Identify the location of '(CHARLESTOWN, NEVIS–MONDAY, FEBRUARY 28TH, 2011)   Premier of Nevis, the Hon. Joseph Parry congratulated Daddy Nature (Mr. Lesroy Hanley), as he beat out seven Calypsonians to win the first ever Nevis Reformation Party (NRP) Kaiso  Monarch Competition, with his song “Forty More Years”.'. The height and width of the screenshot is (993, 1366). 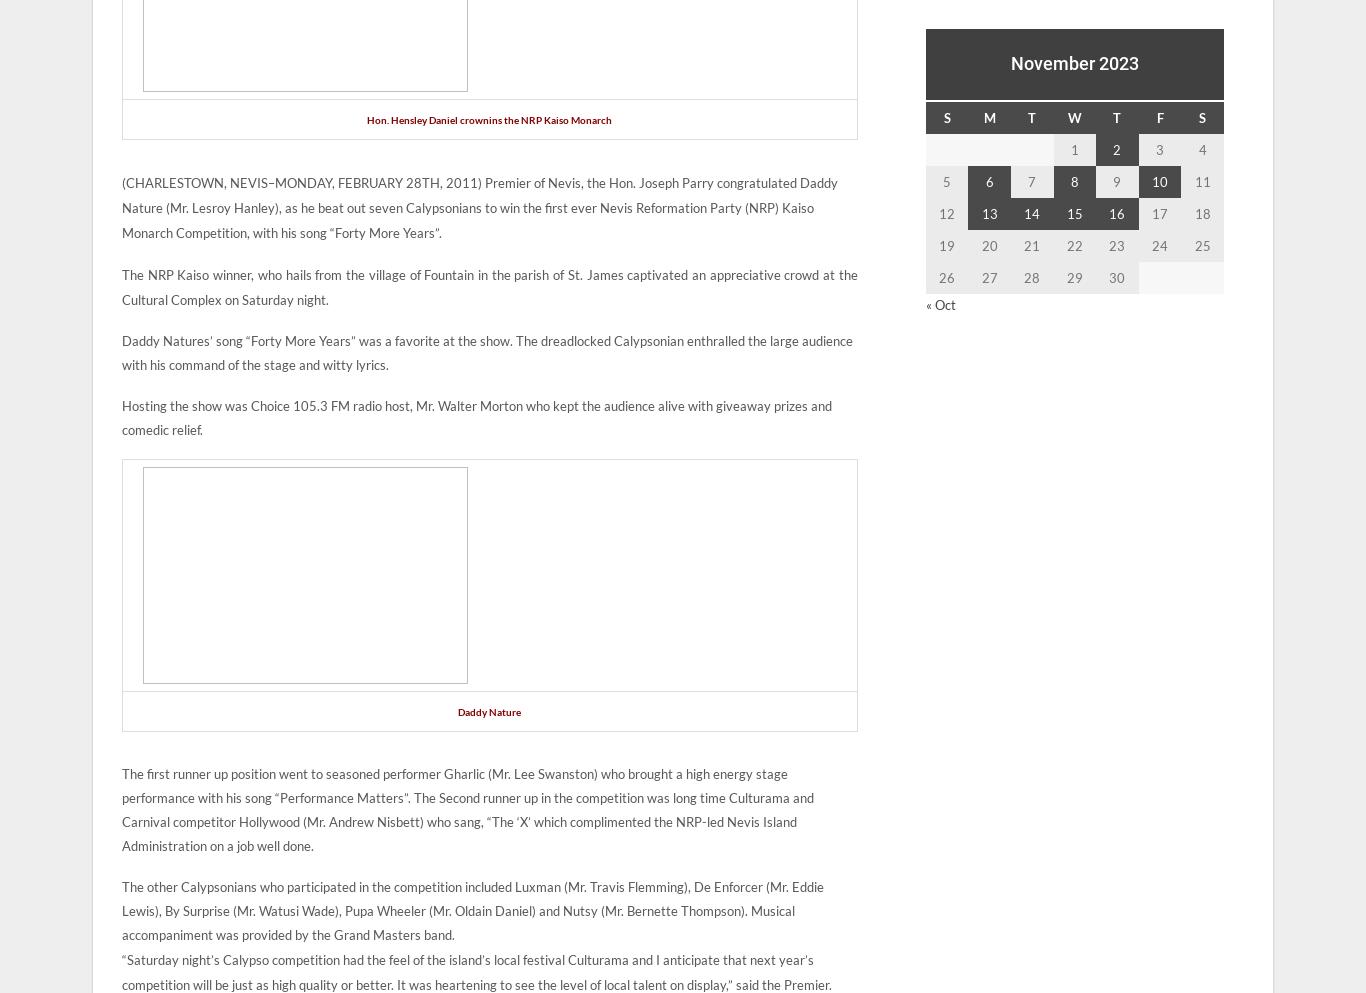
(480, 208).